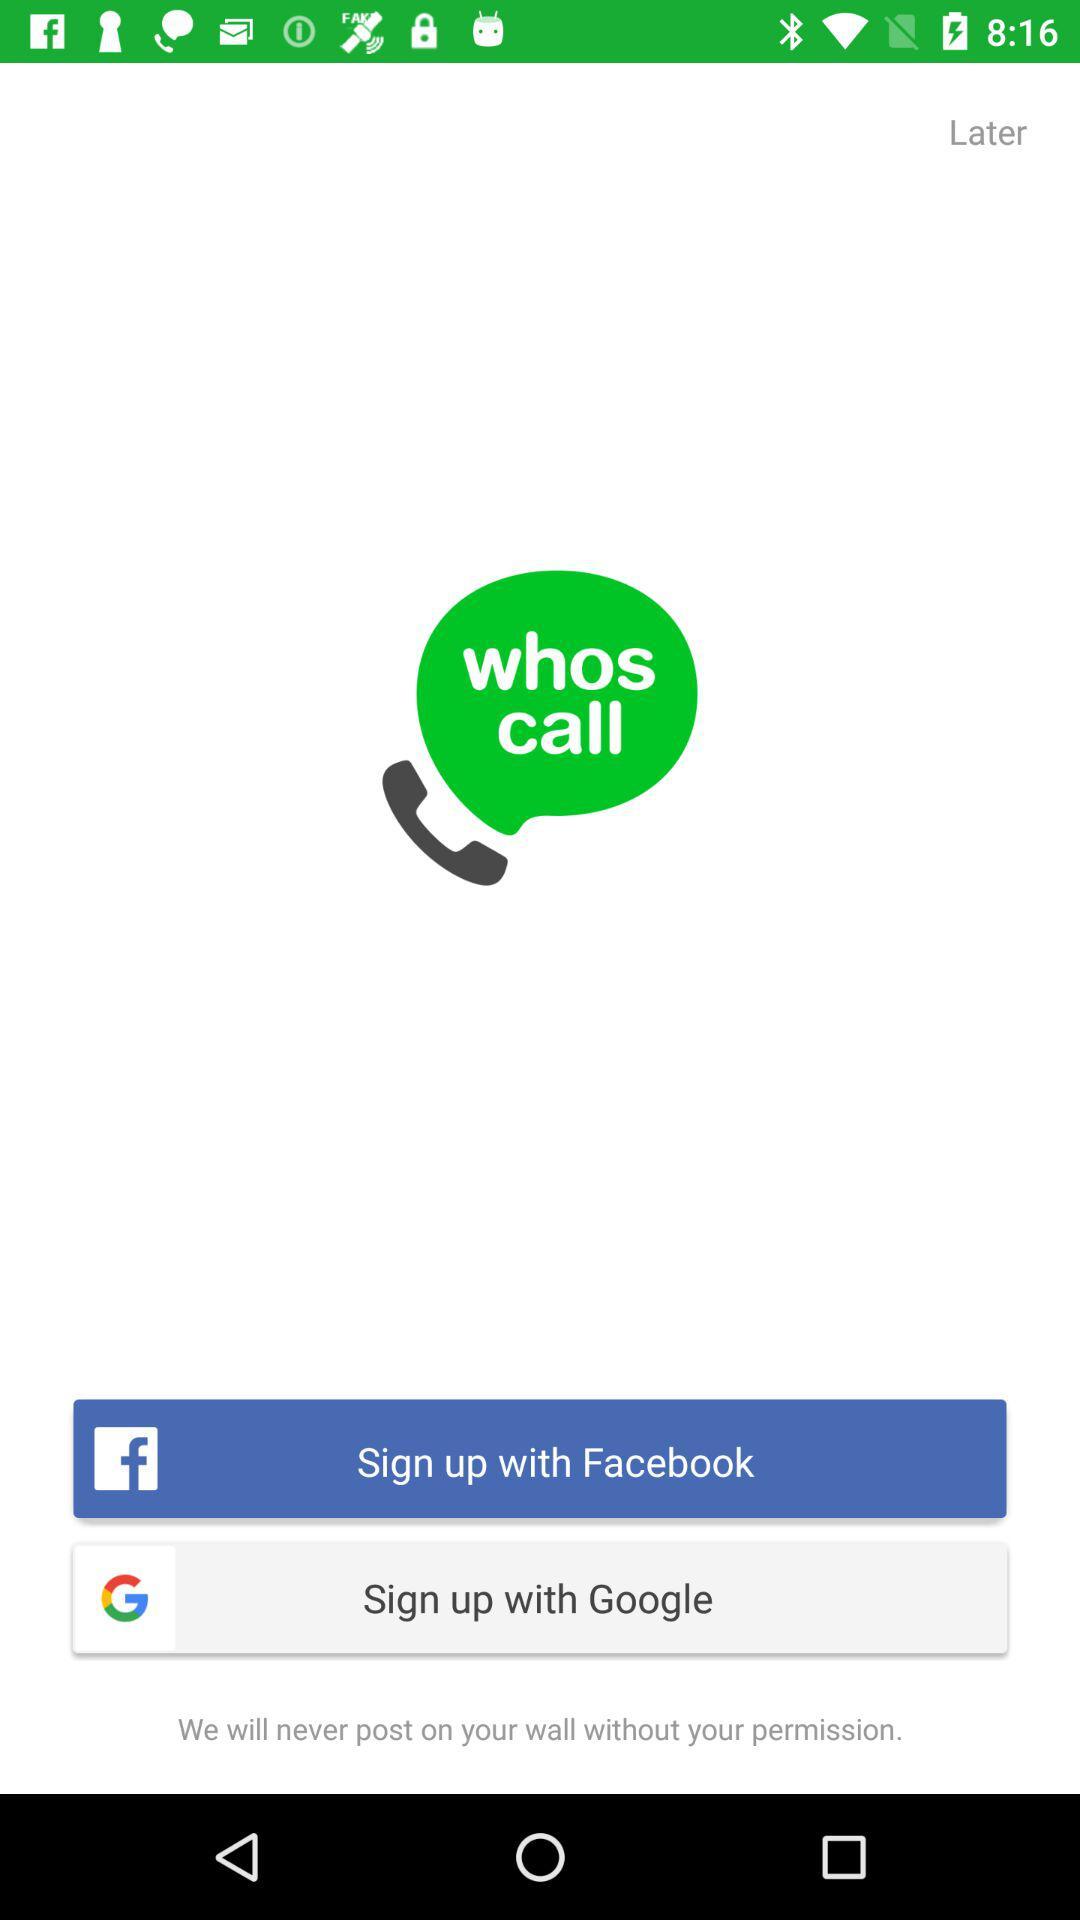  Describe the element at coordinates (987, 130) in the screenshot. I see `later app` at that location.